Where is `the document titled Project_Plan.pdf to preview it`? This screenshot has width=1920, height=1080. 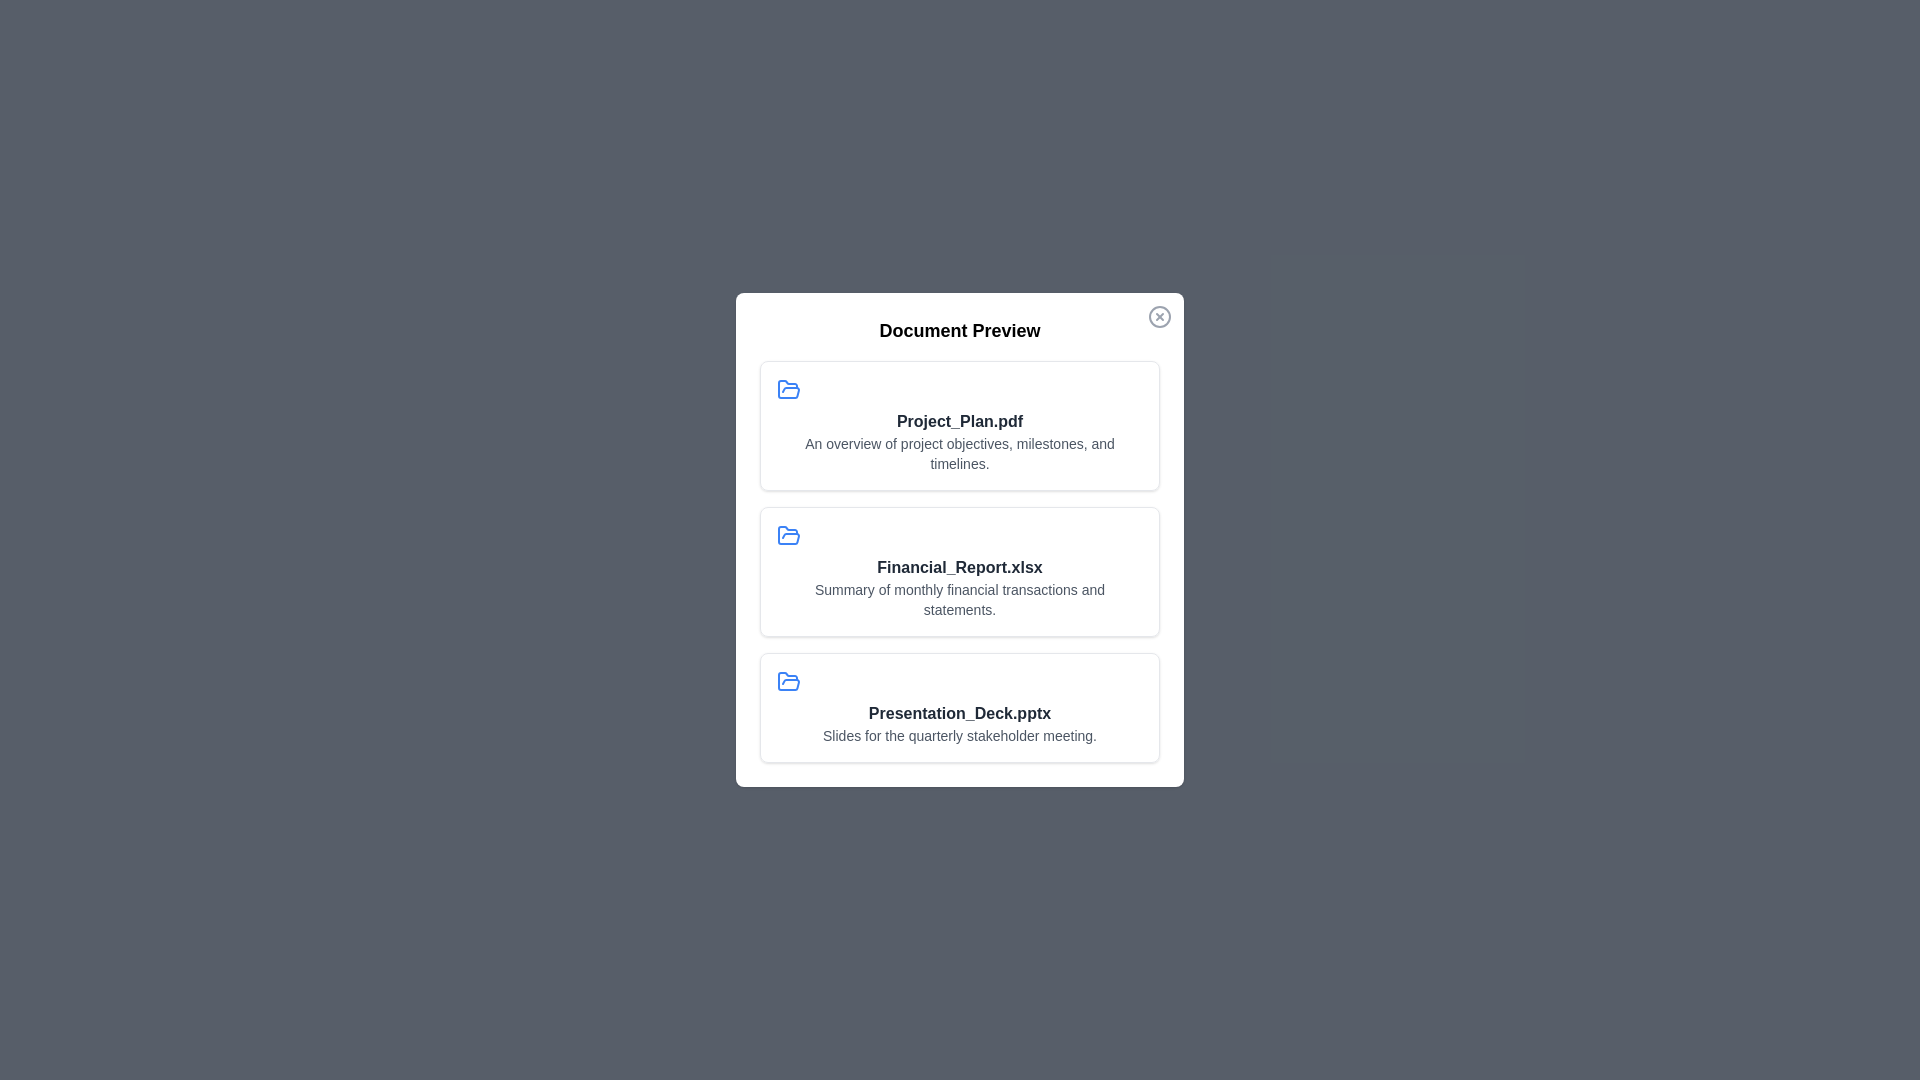
the document titled Project_Plan.pdf to preview it is located at coordinates (960, 424).